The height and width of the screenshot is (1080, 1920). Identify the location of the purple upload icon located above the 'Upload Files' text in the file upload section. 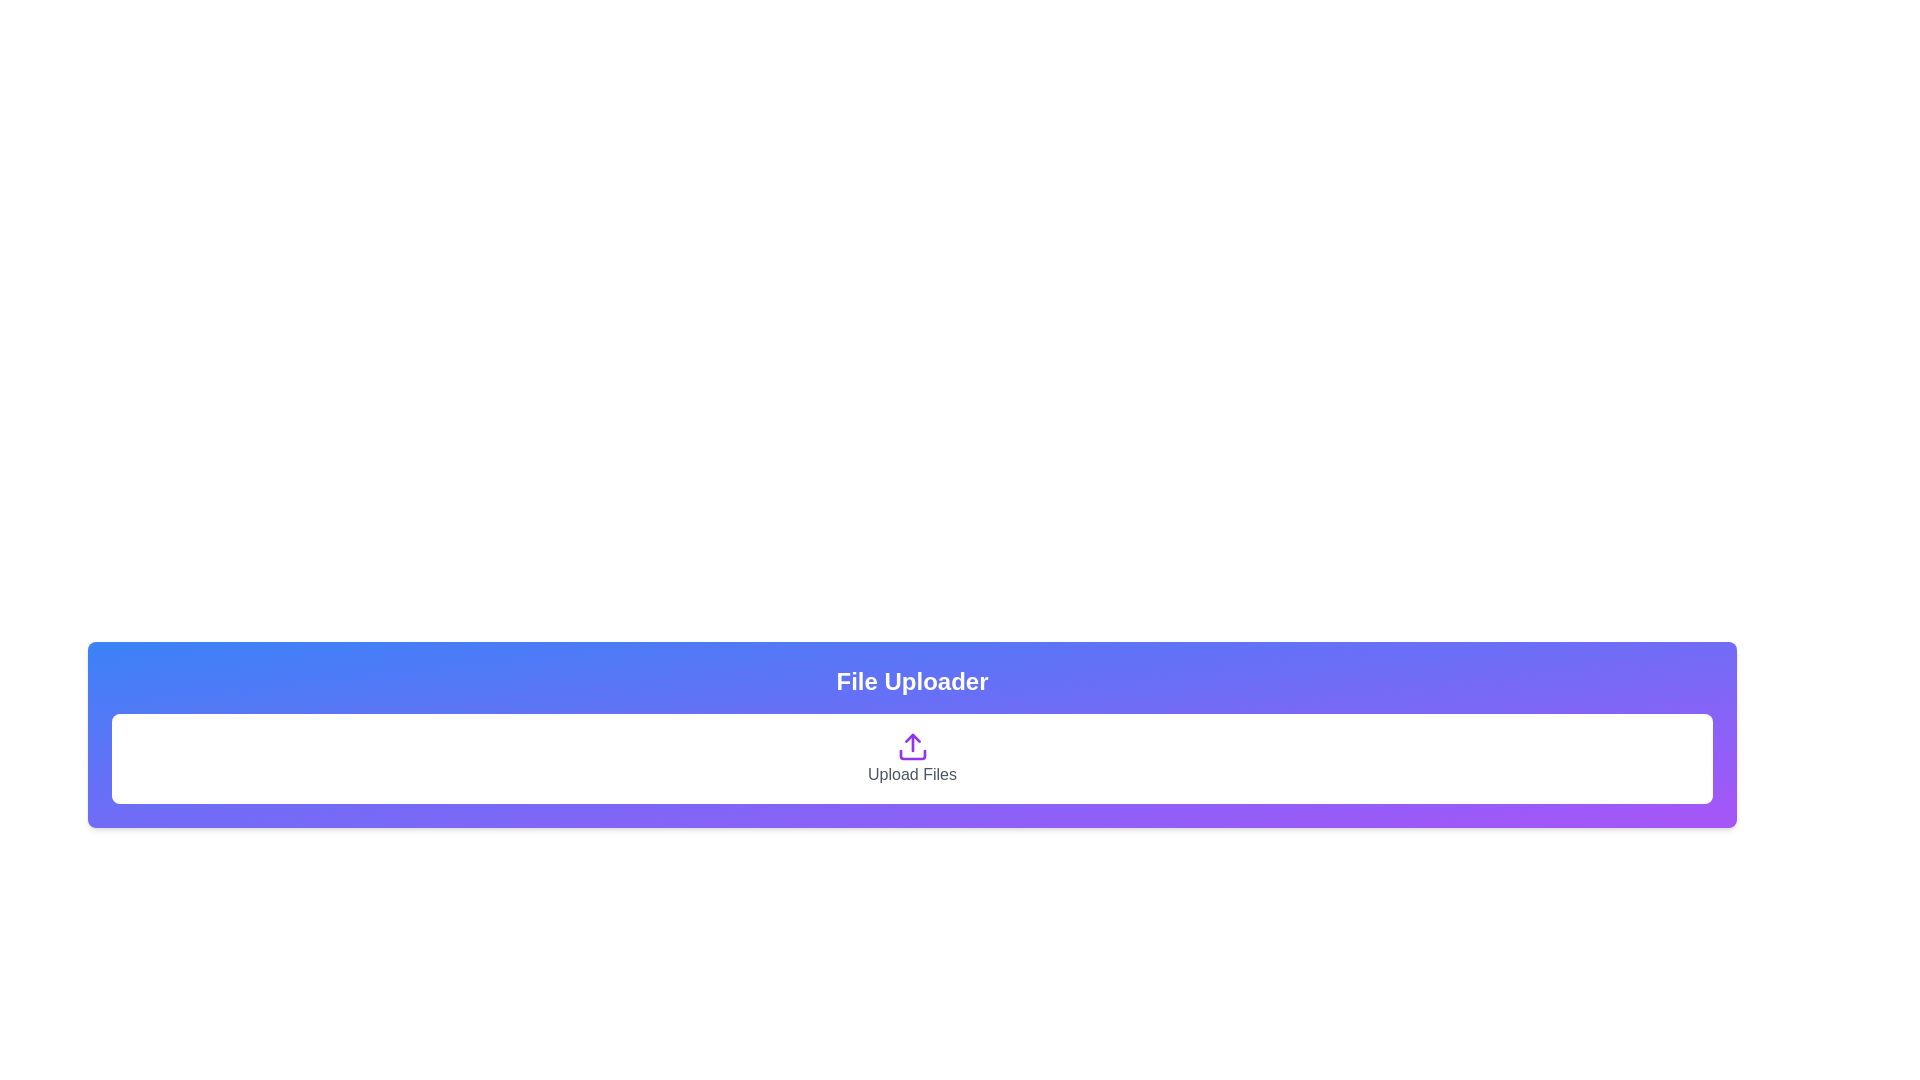
(911, 747).